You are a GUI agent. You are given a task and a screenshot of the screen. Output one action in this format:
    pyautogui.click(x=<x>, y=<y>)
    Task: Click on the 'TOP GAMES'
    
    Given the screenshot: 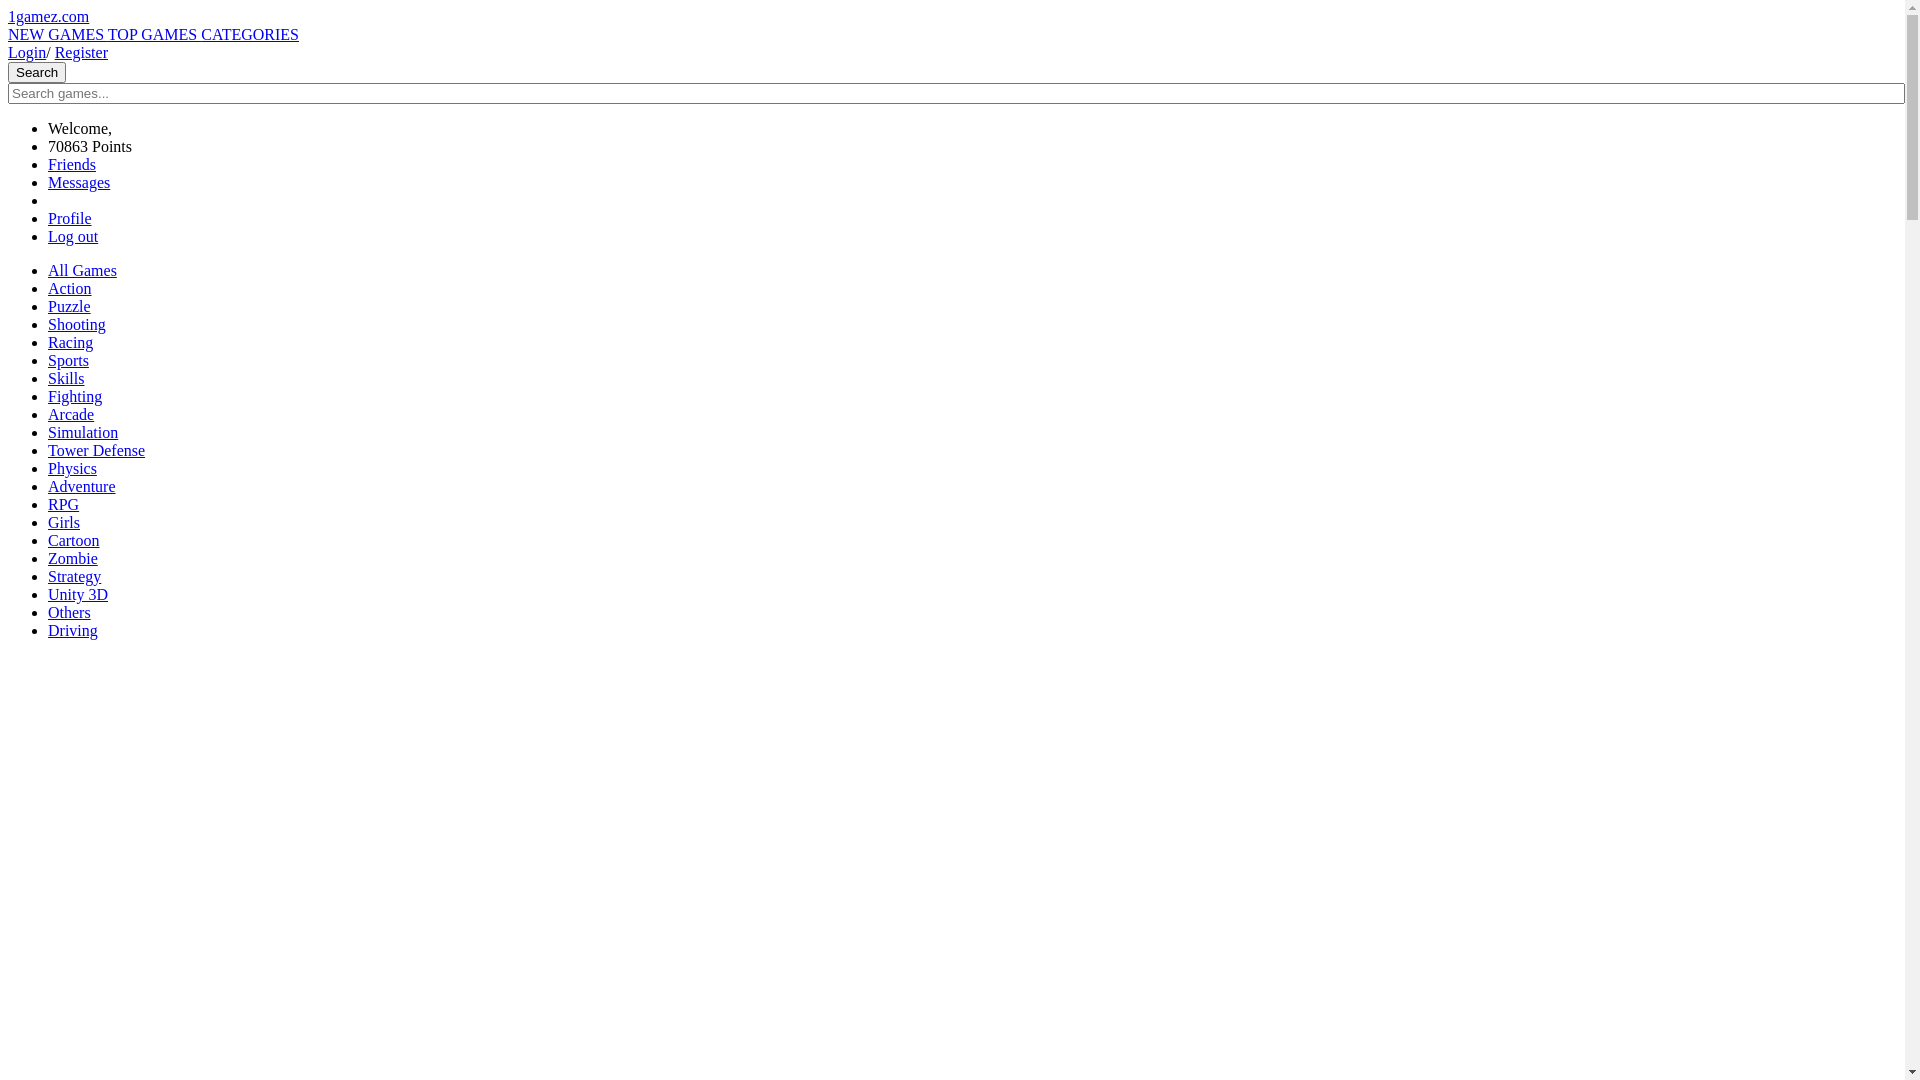 What is the action you would take?
    pyautogui.click(x=153, y=34)
    